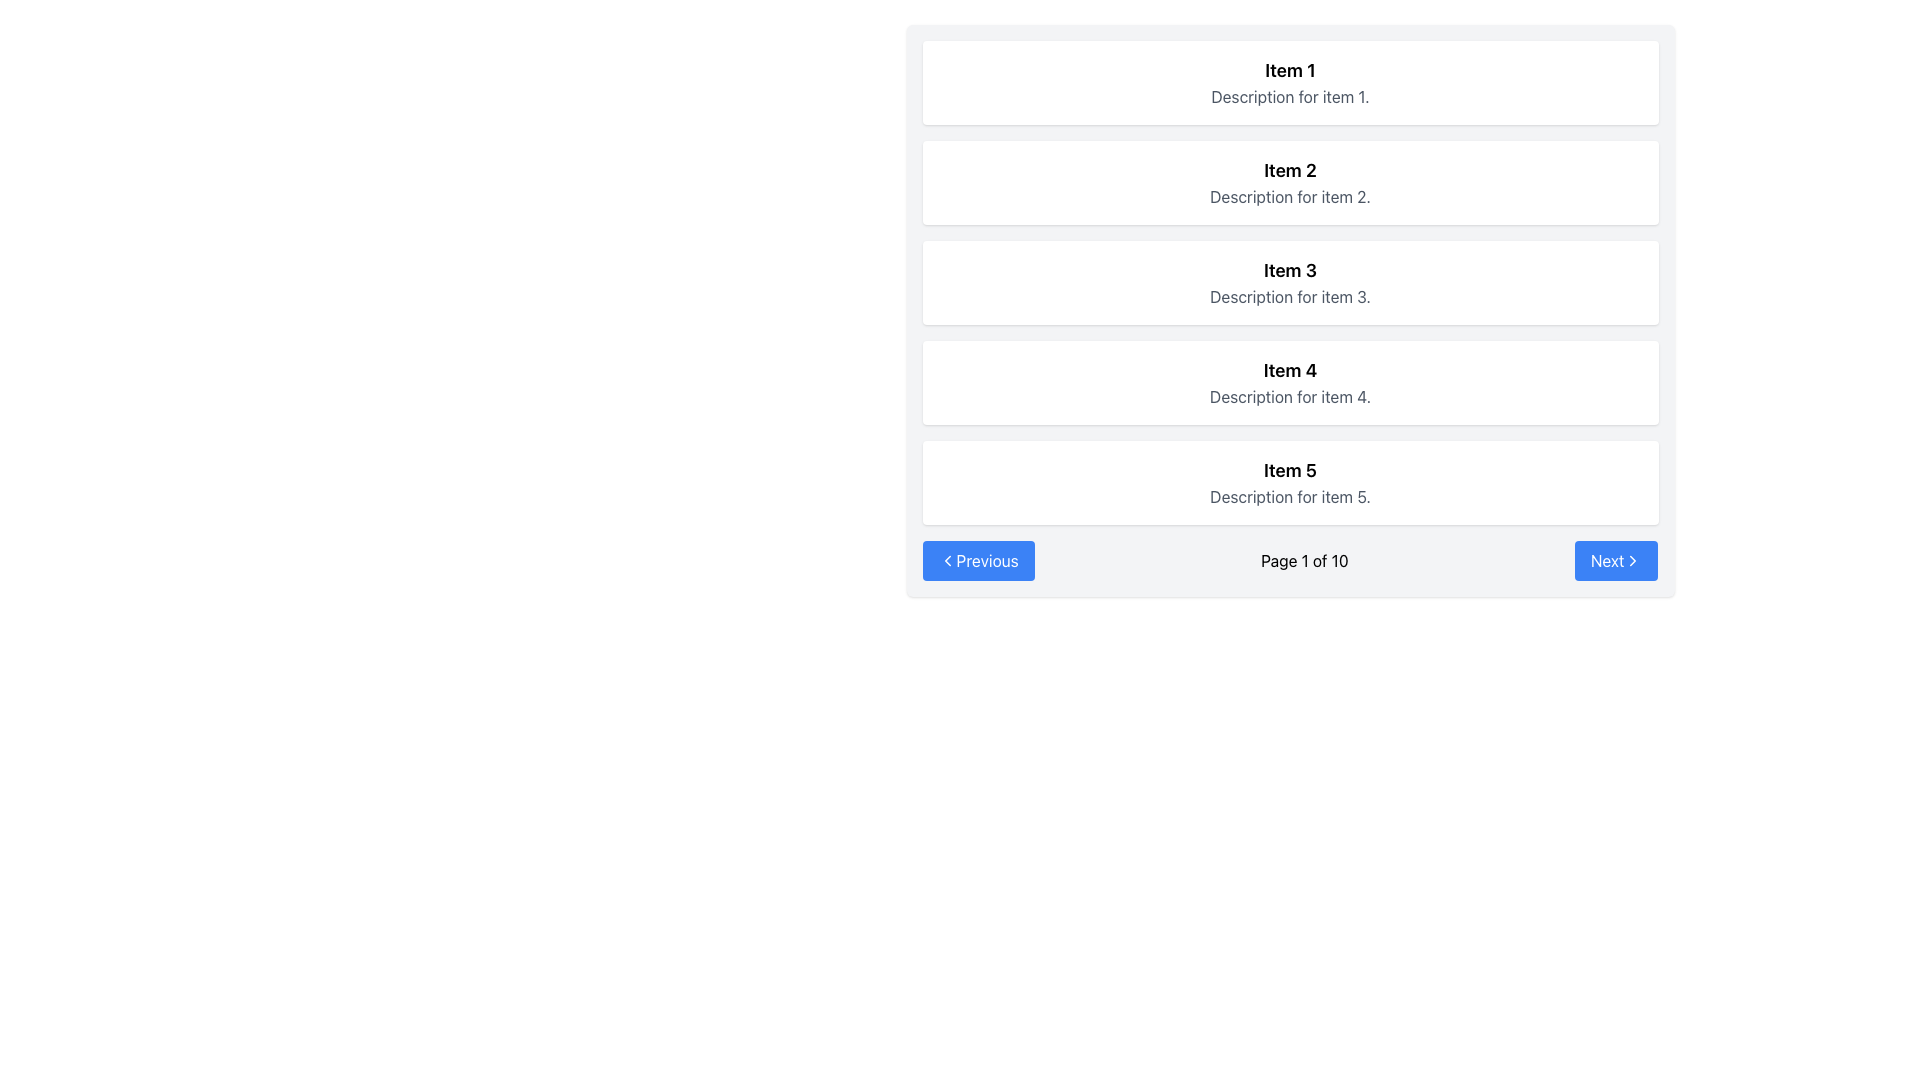 The image size is (1920, 1080). What do you see at coordinates (1290, 470) in the screenshot?
I see `the 'Item 5' text label, which is styled with a bold and enlarged font and located at the top of the fifth card in a vertically stacked list of cards` at bounding box center [1290, 470].